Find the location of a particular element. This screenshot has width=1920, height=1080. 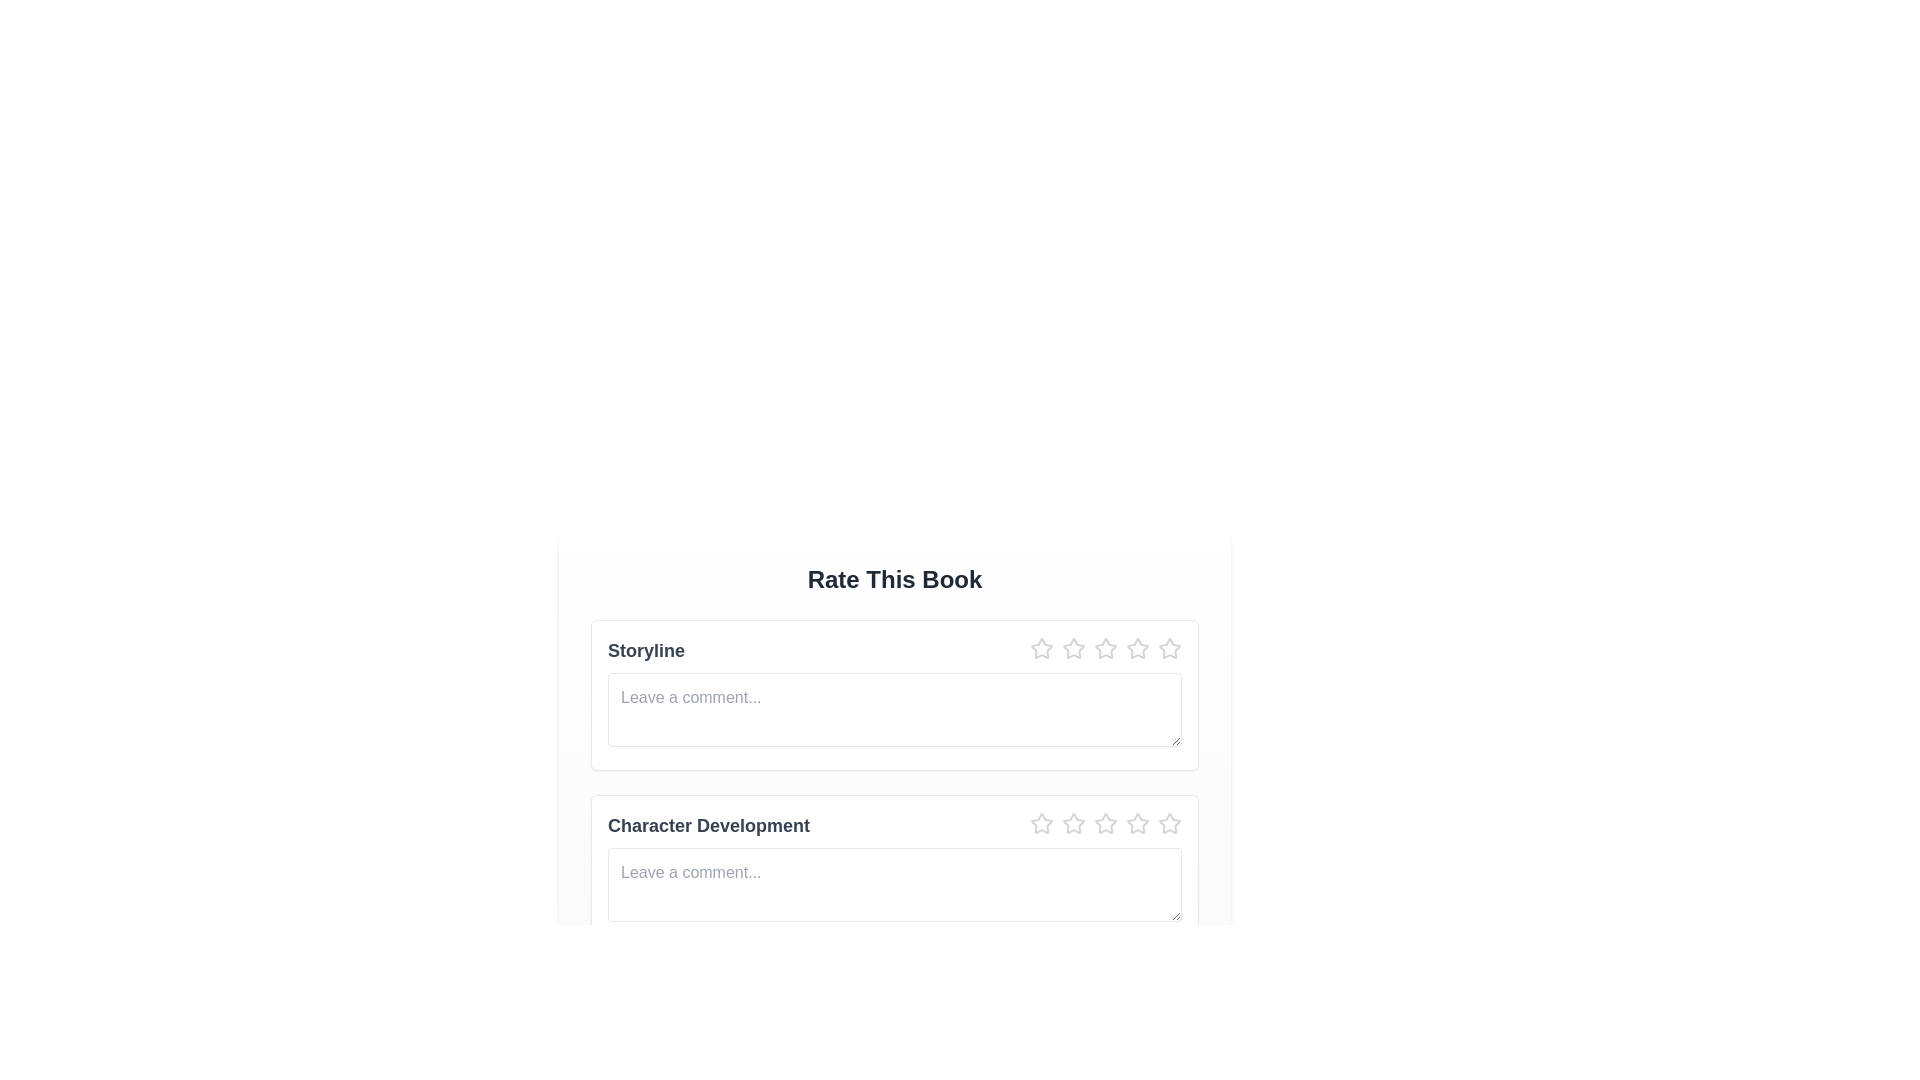

the fourth star icon in the Rating section is located at coordinates (1104, 648).